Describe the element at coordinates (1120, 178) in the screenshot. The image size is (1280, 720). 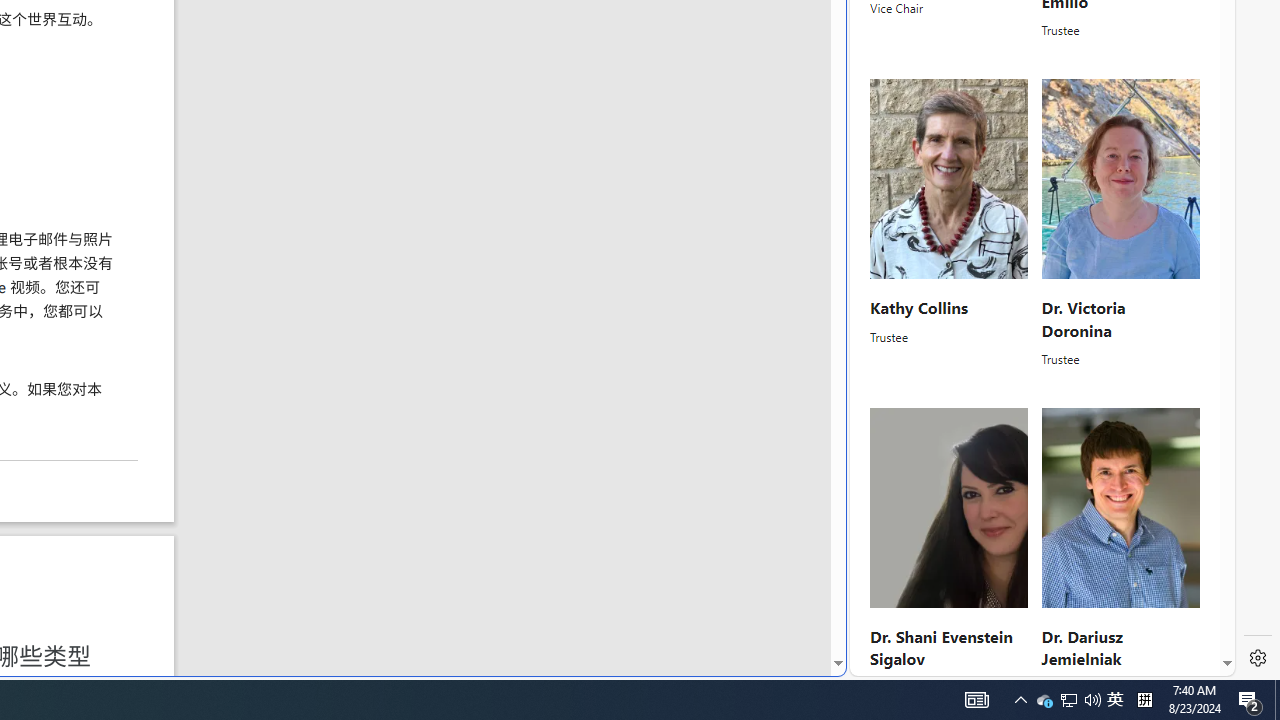
I see `'Victoria Doronina in 2021'` at that location.